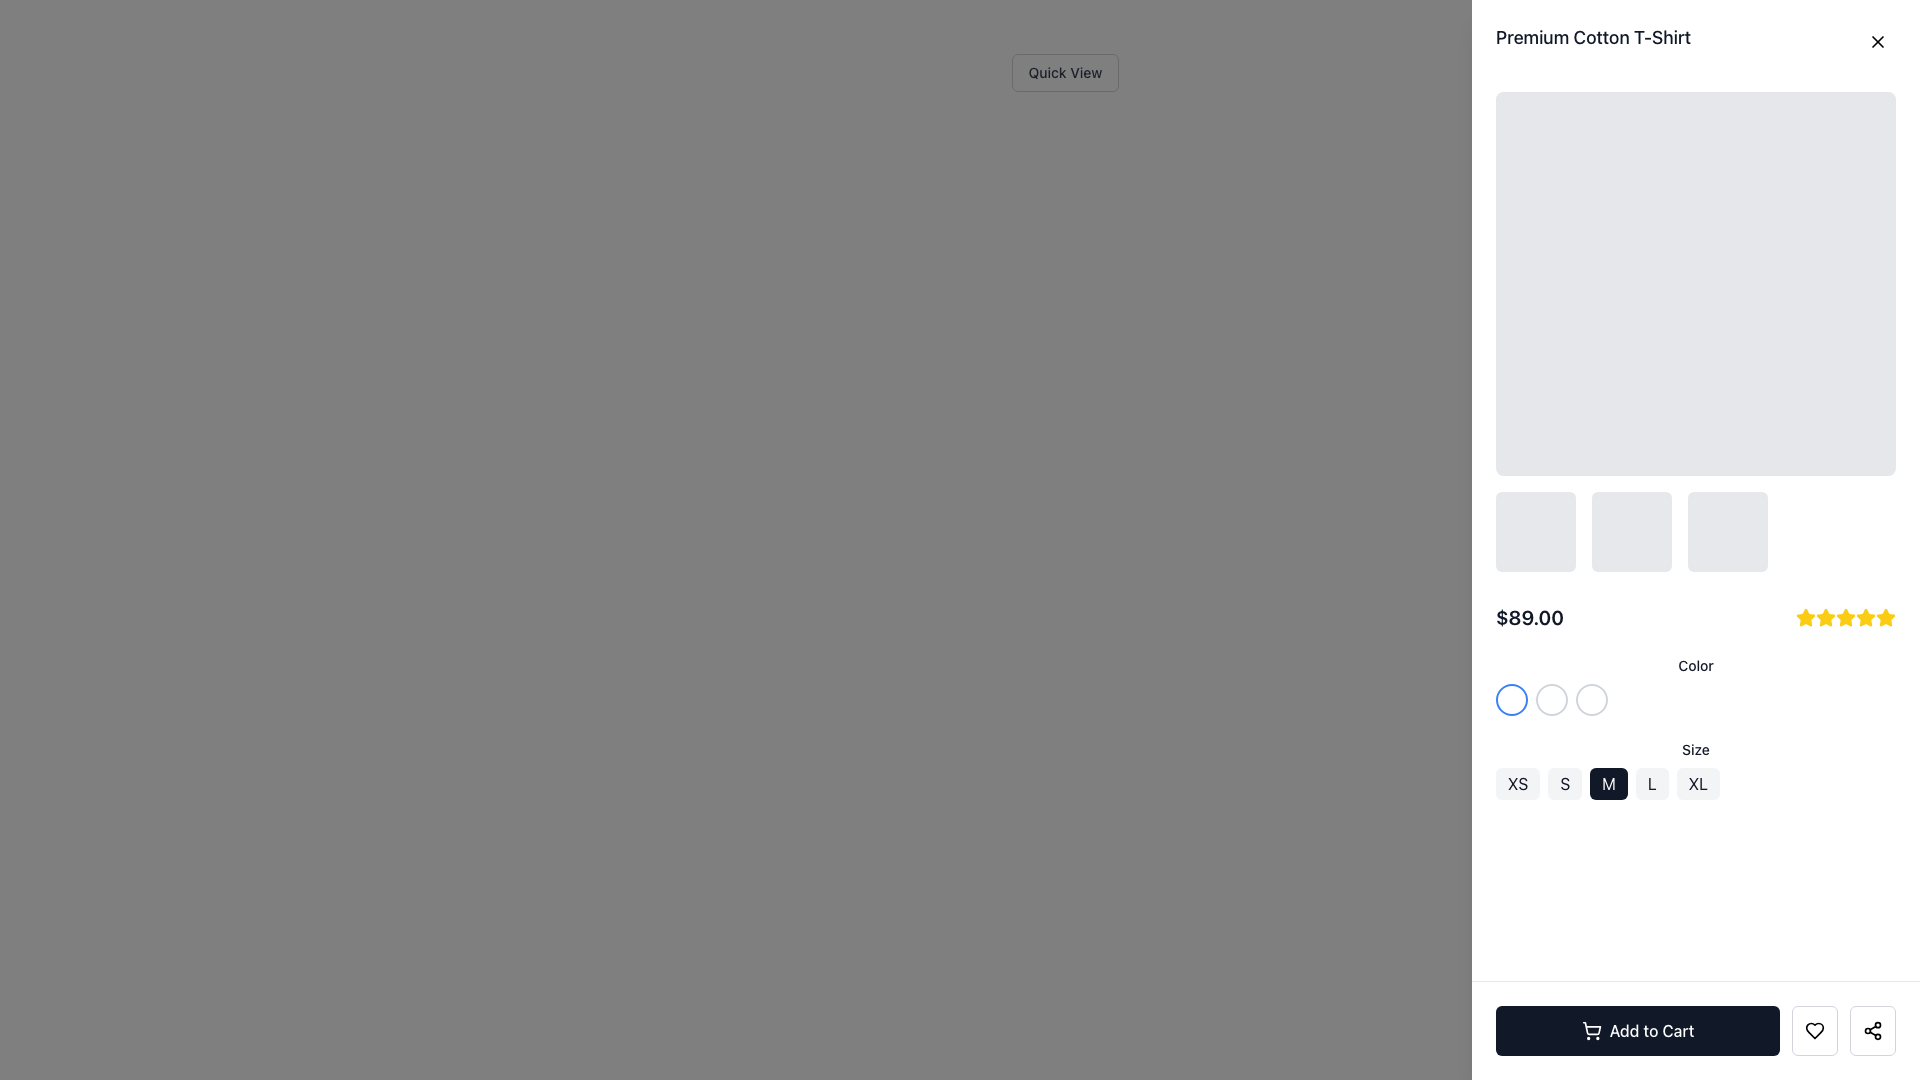  I want to click on the shopping cart icon within the 'Add to Cart' button, so click(1590, 1030).